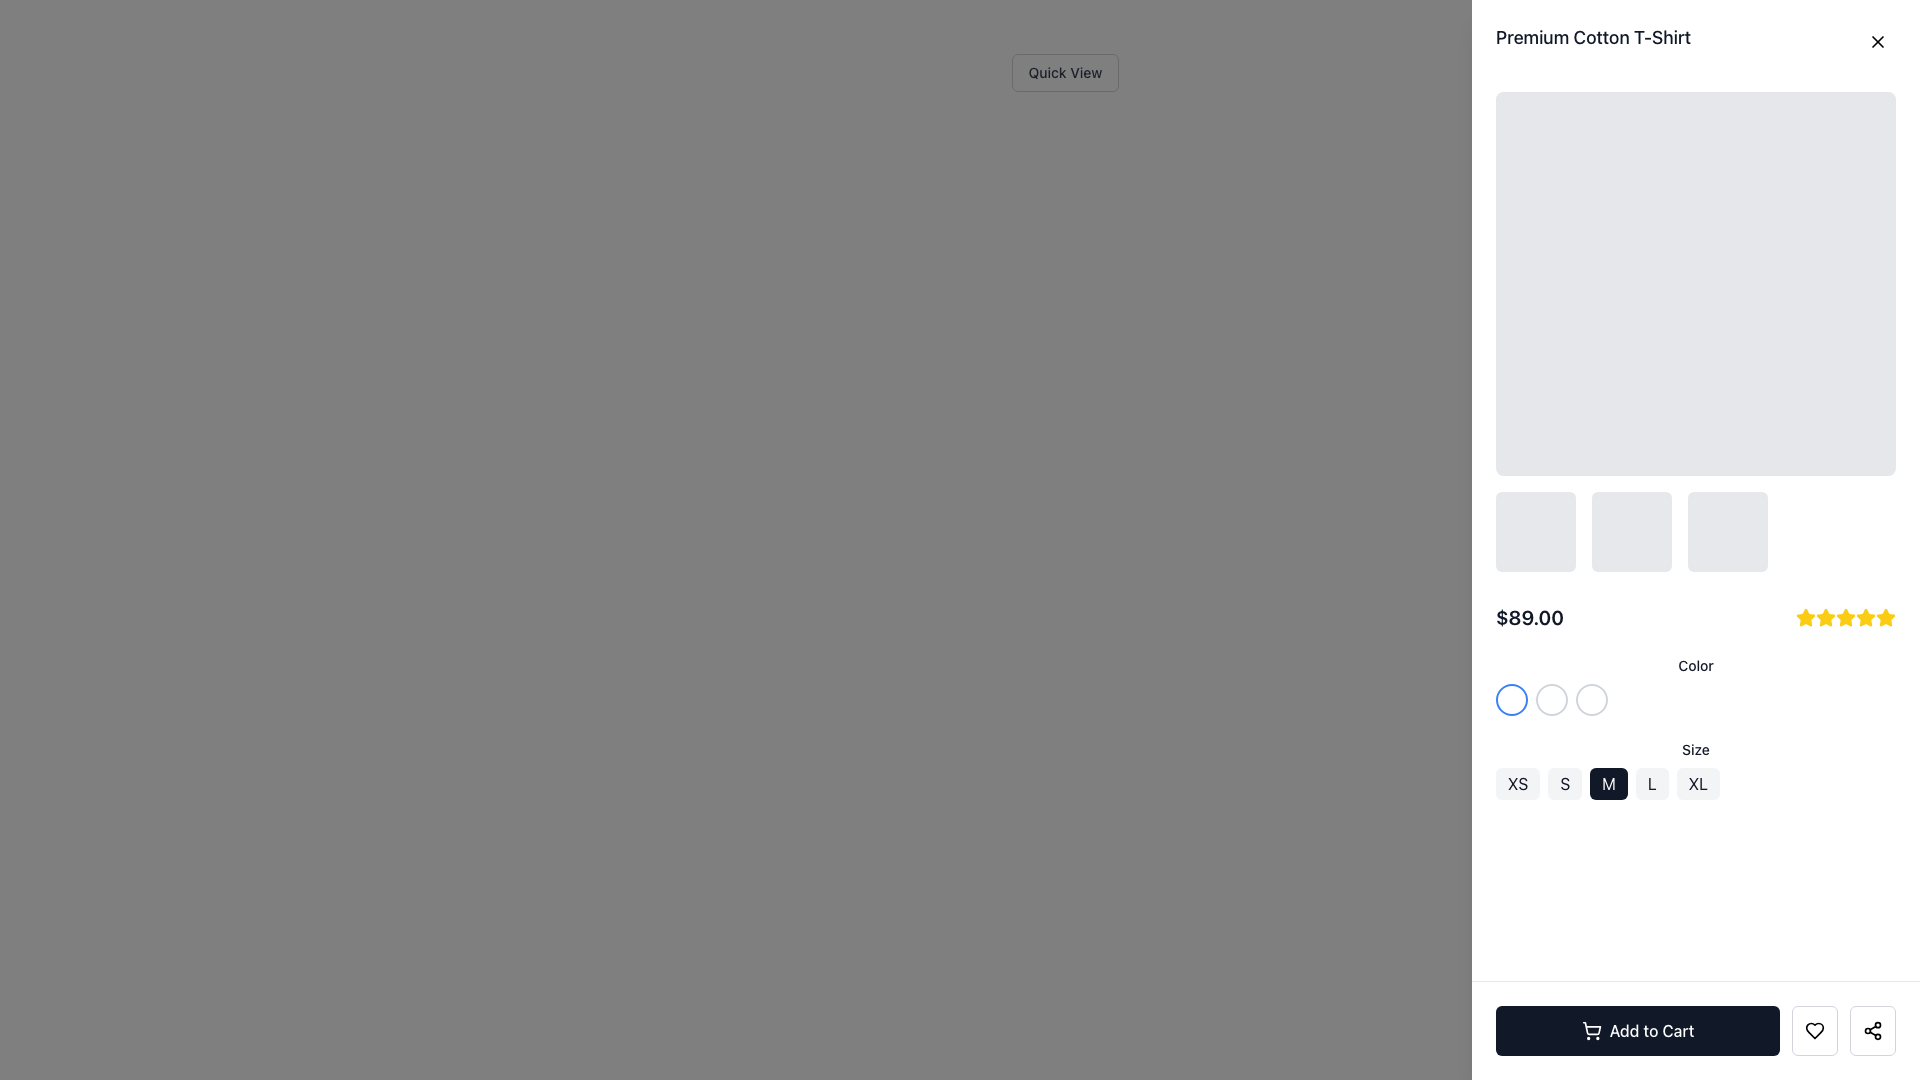  I want to click on the shopping cart icon within the 'Add to Cart' button, so click(1590, 1030).